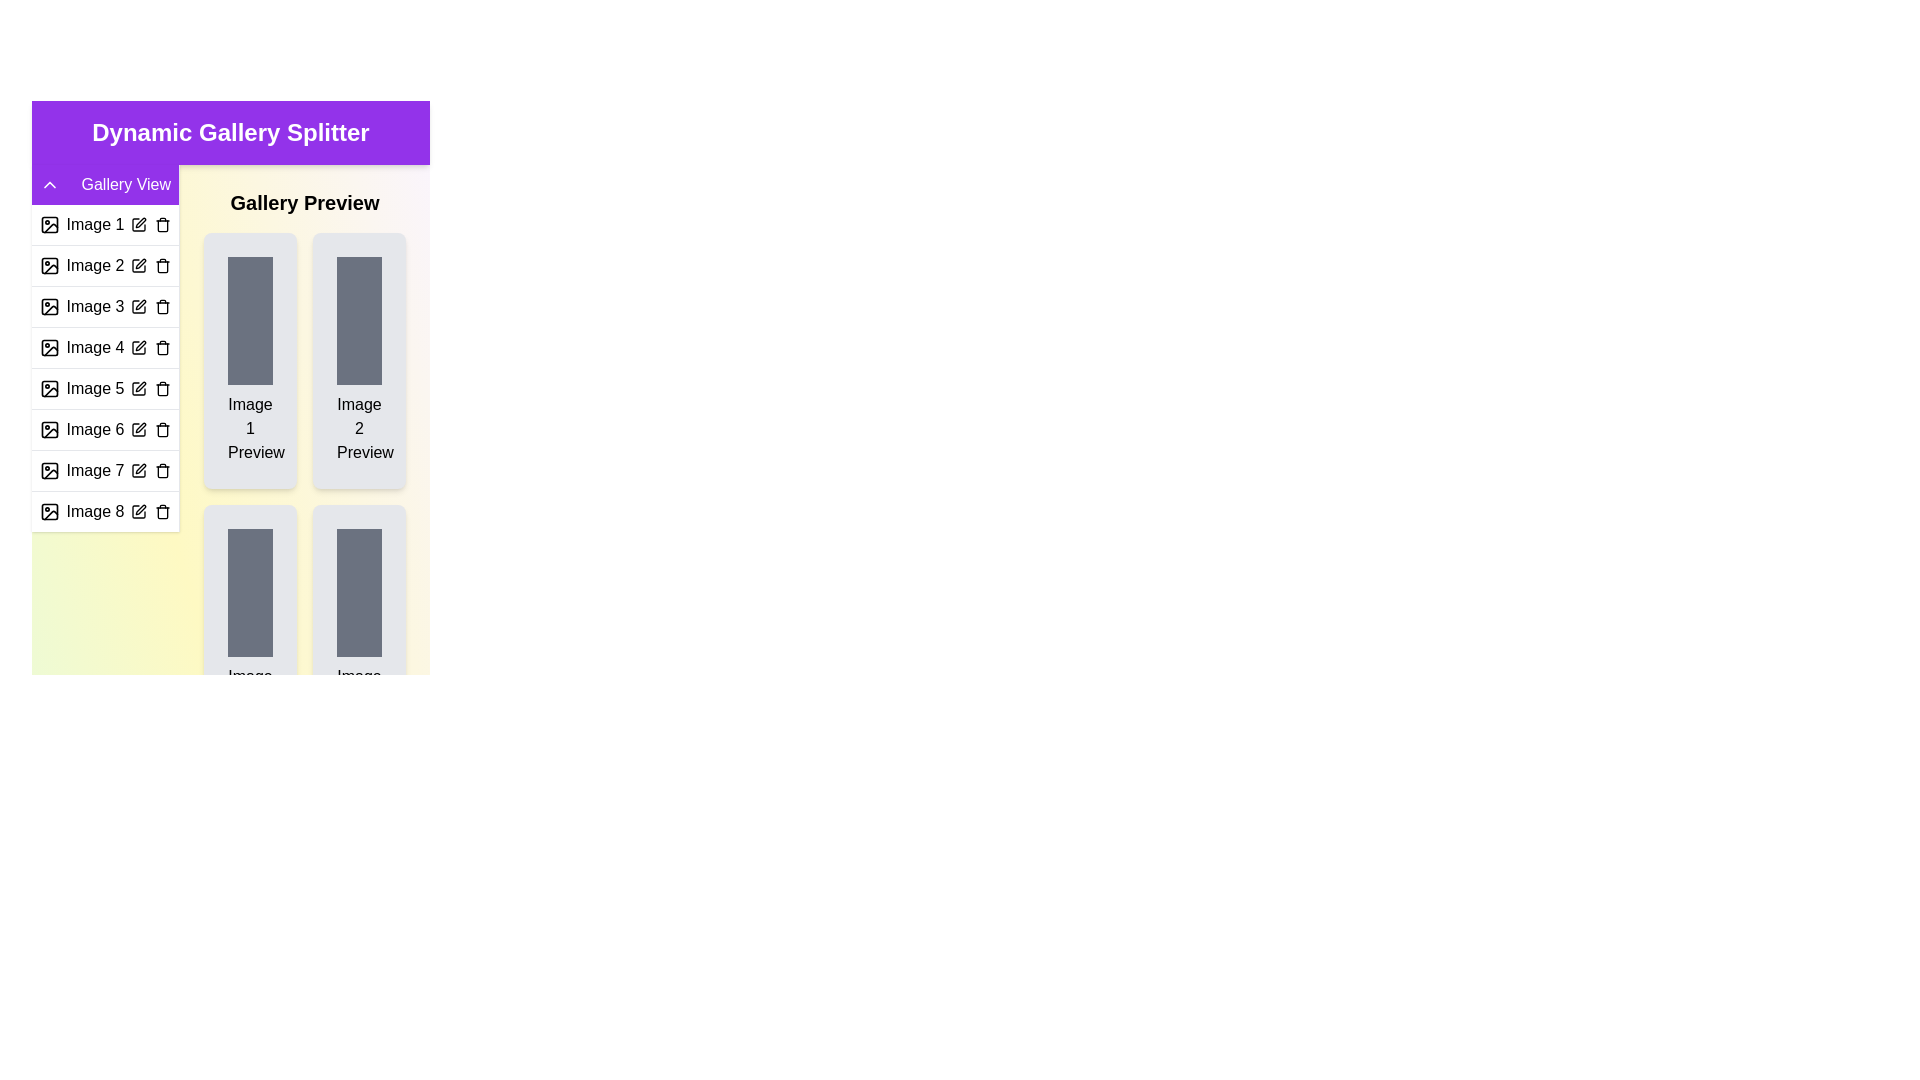  I want to click on the pen icon button located to the right of the 'Image 7' label in the left sidebar, so click(139, 469).